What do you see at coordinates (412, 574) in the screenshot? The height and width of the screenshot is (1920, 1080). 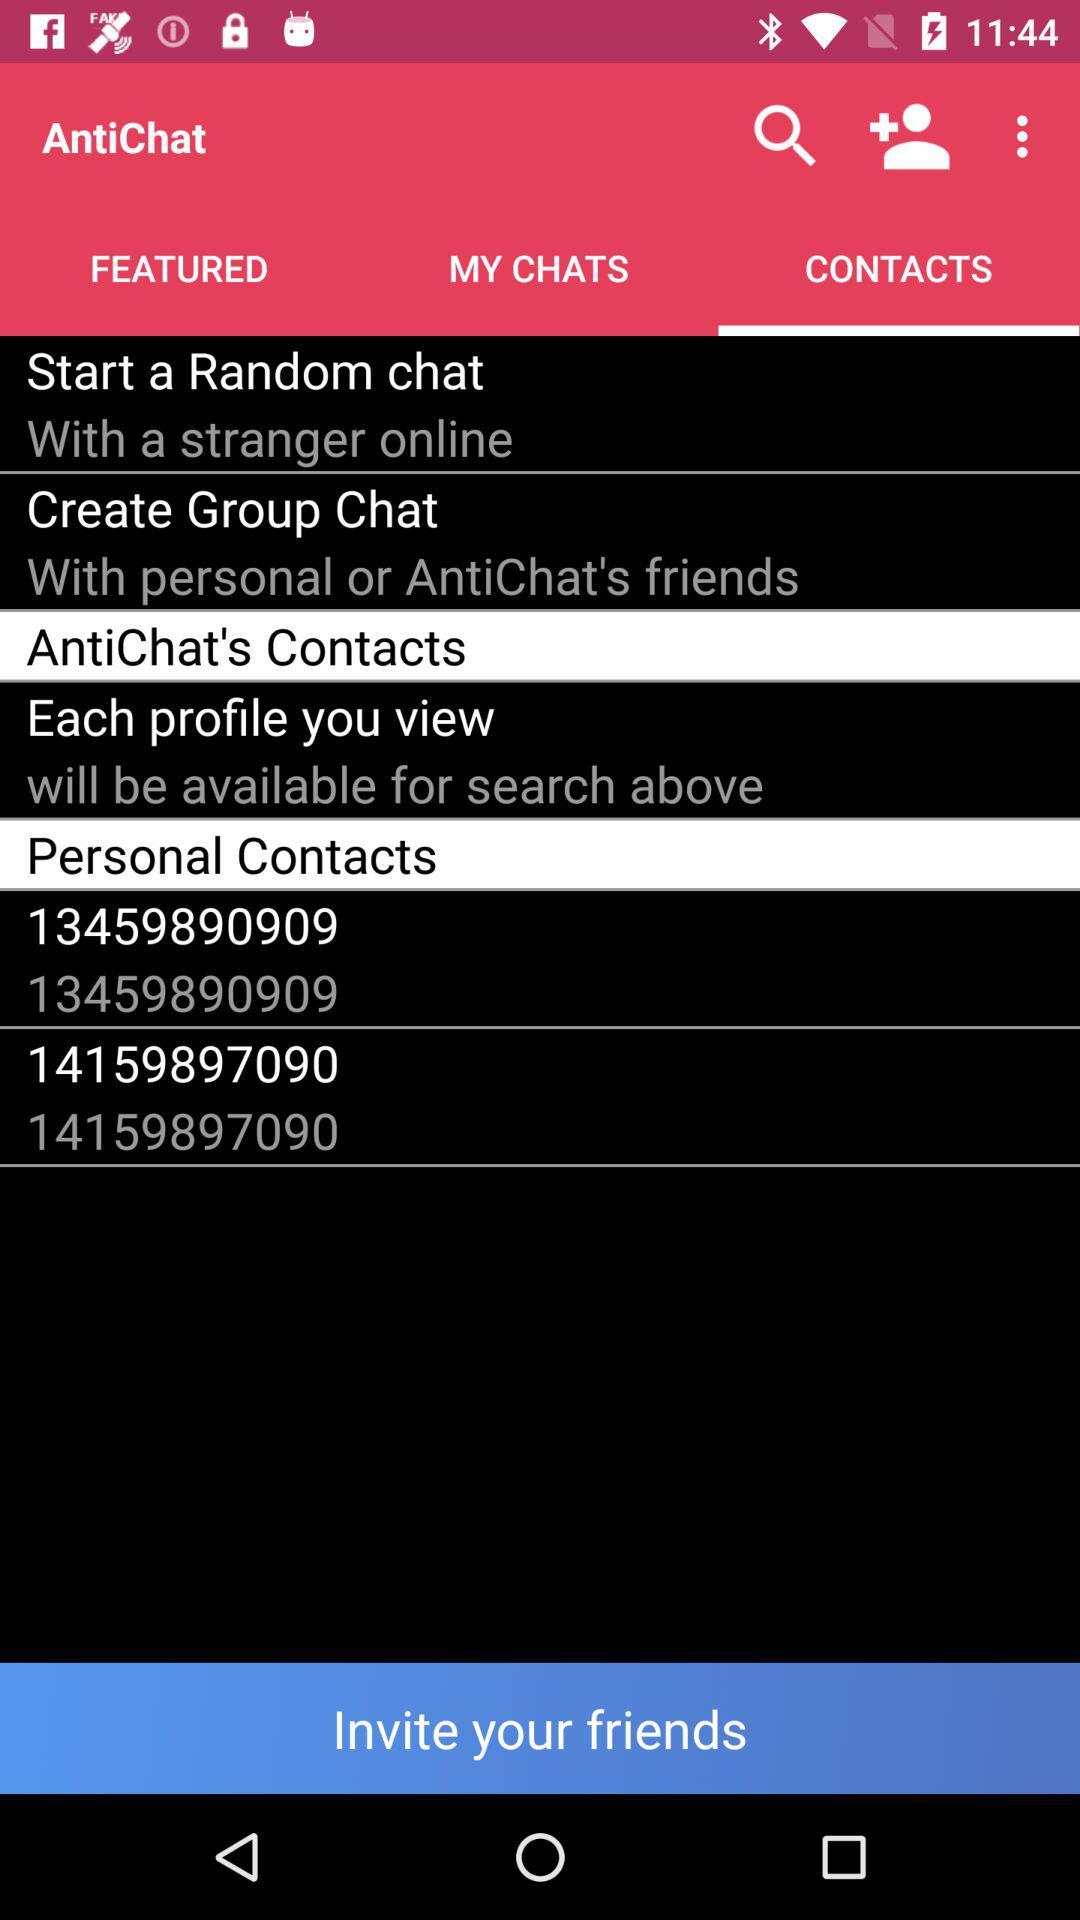 I see `icon below the create group chat` at bounding box center [412, 574].